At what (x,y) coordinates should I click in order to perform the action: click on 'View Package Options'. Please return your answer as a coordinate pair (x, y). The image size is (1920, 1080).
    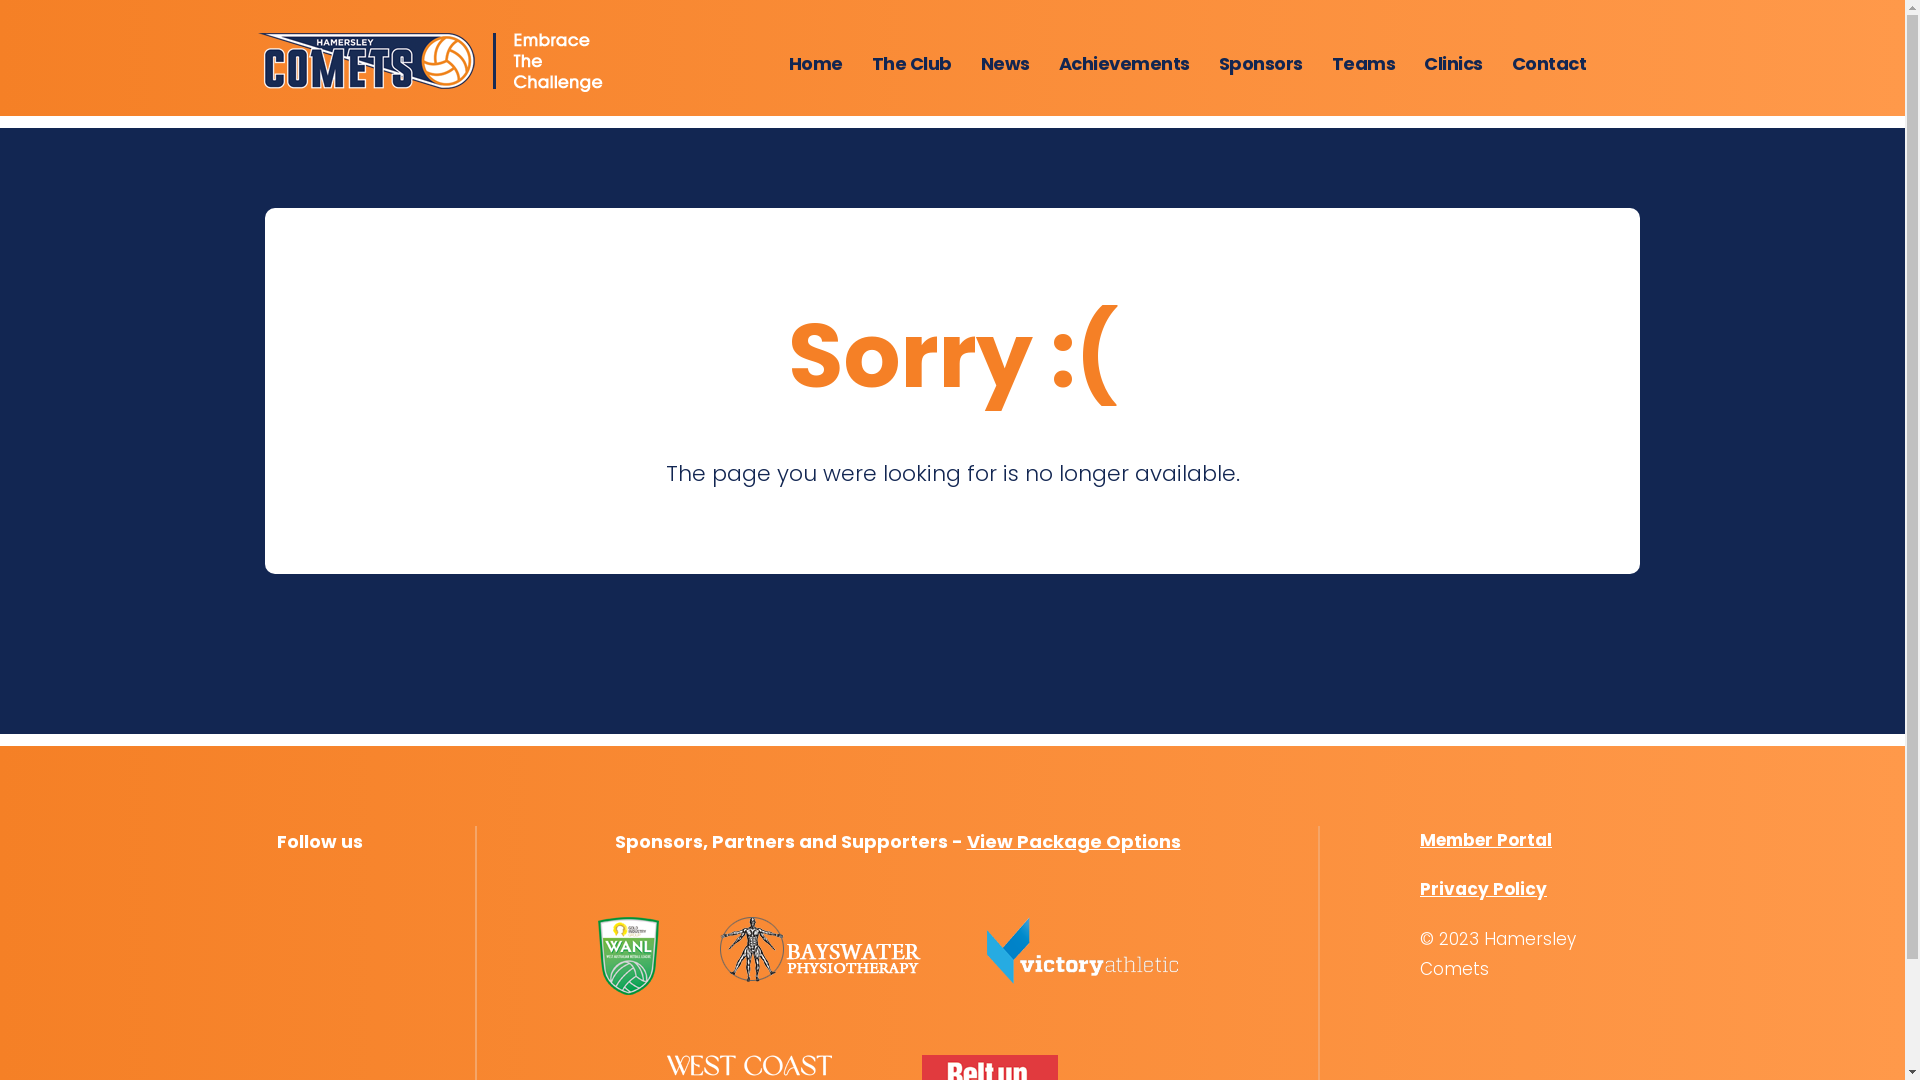
    Looking at the image, I should click on (1072, 840).